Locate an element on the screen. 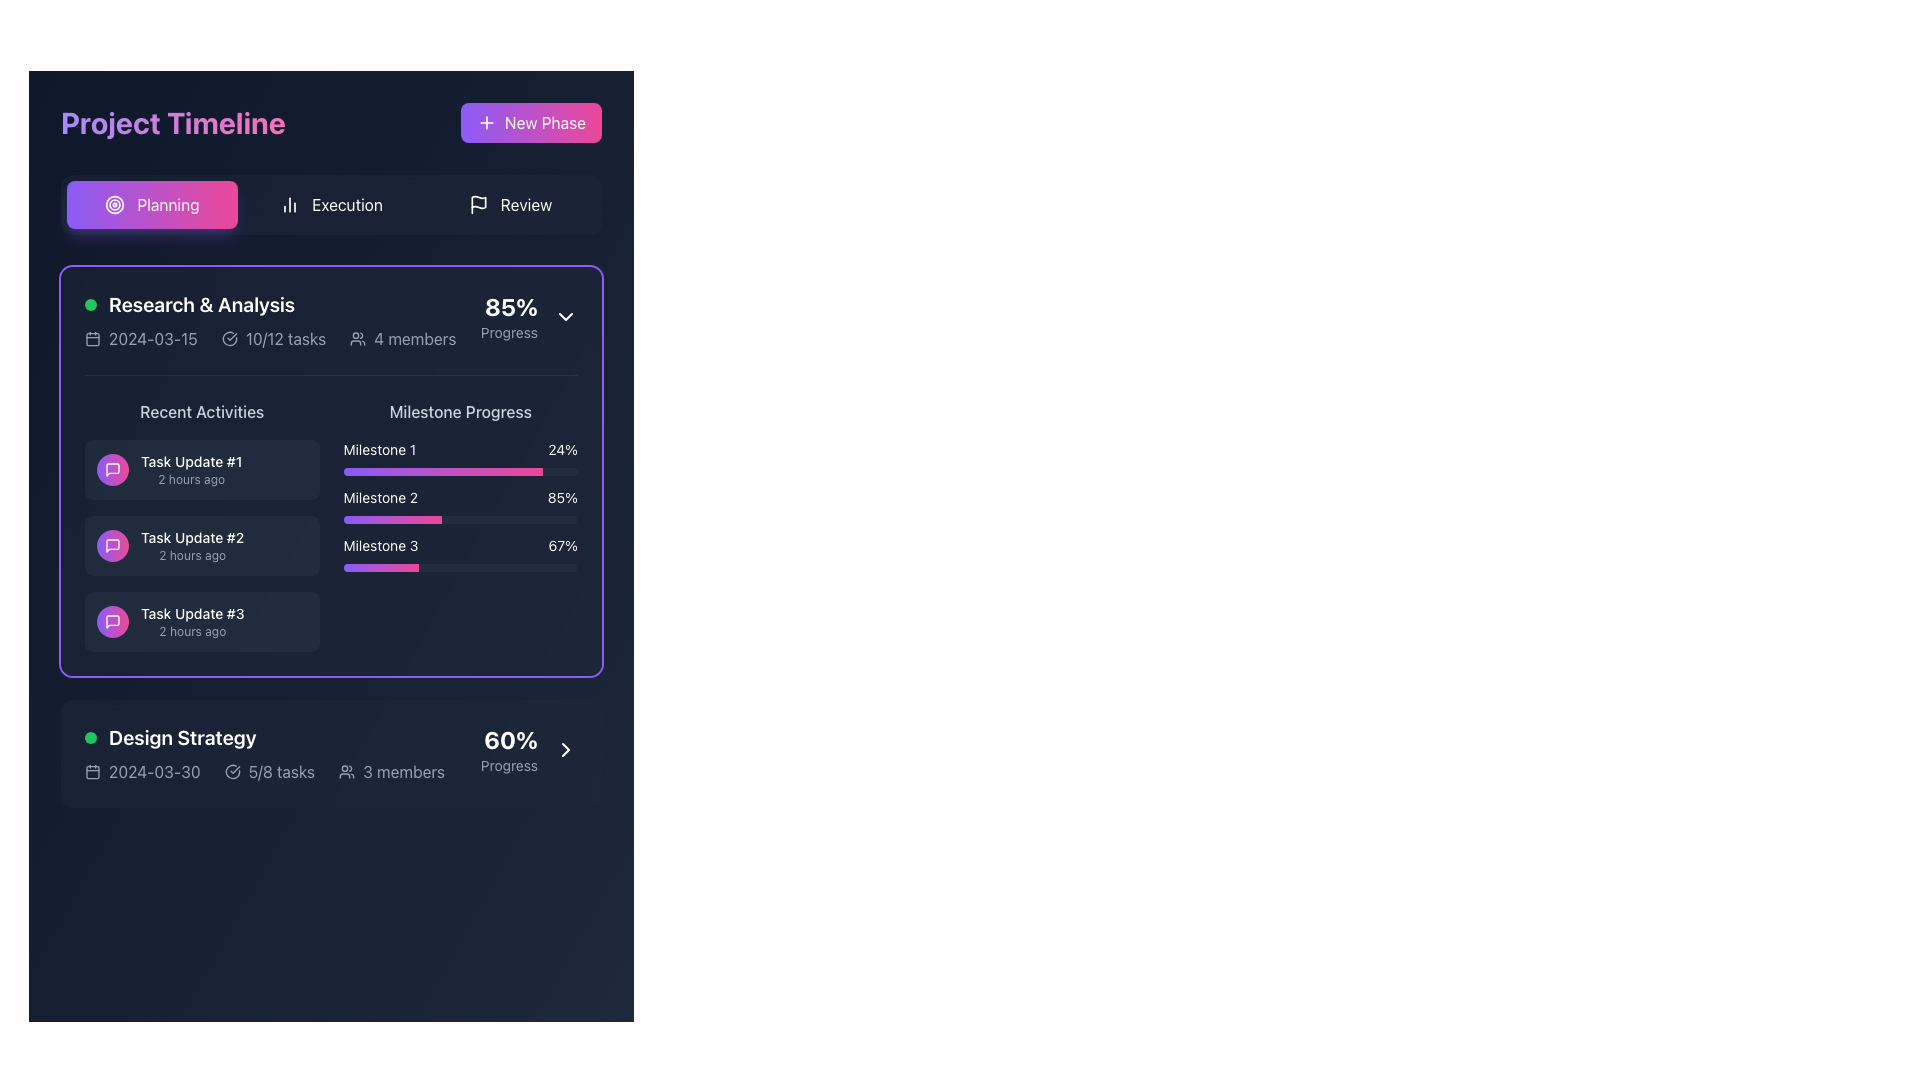  the circular check mark icon, which indicates task completion, located to the left of the '5/8 tasks' text in the bottom portion of the interface is located at coordinates (232, 770).